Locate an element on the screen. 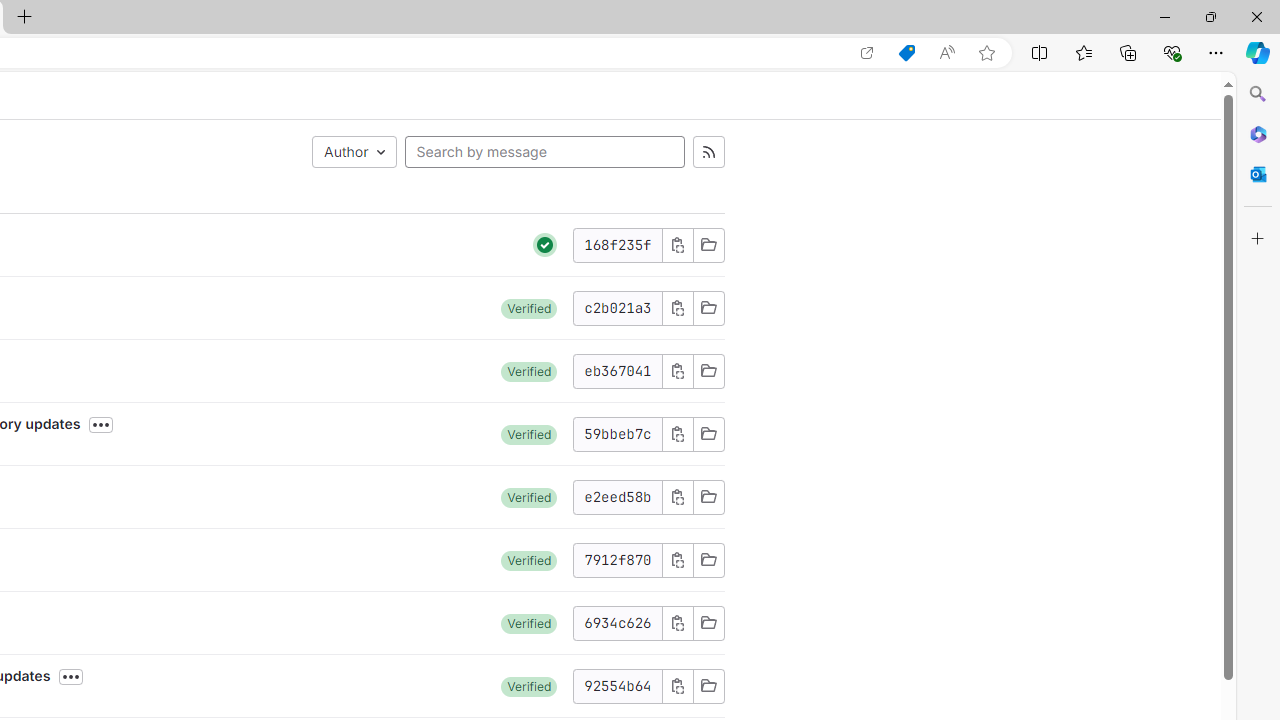  'Class: s16 gl-icon gl-button-icon ' is located at coordinates (677, 685).